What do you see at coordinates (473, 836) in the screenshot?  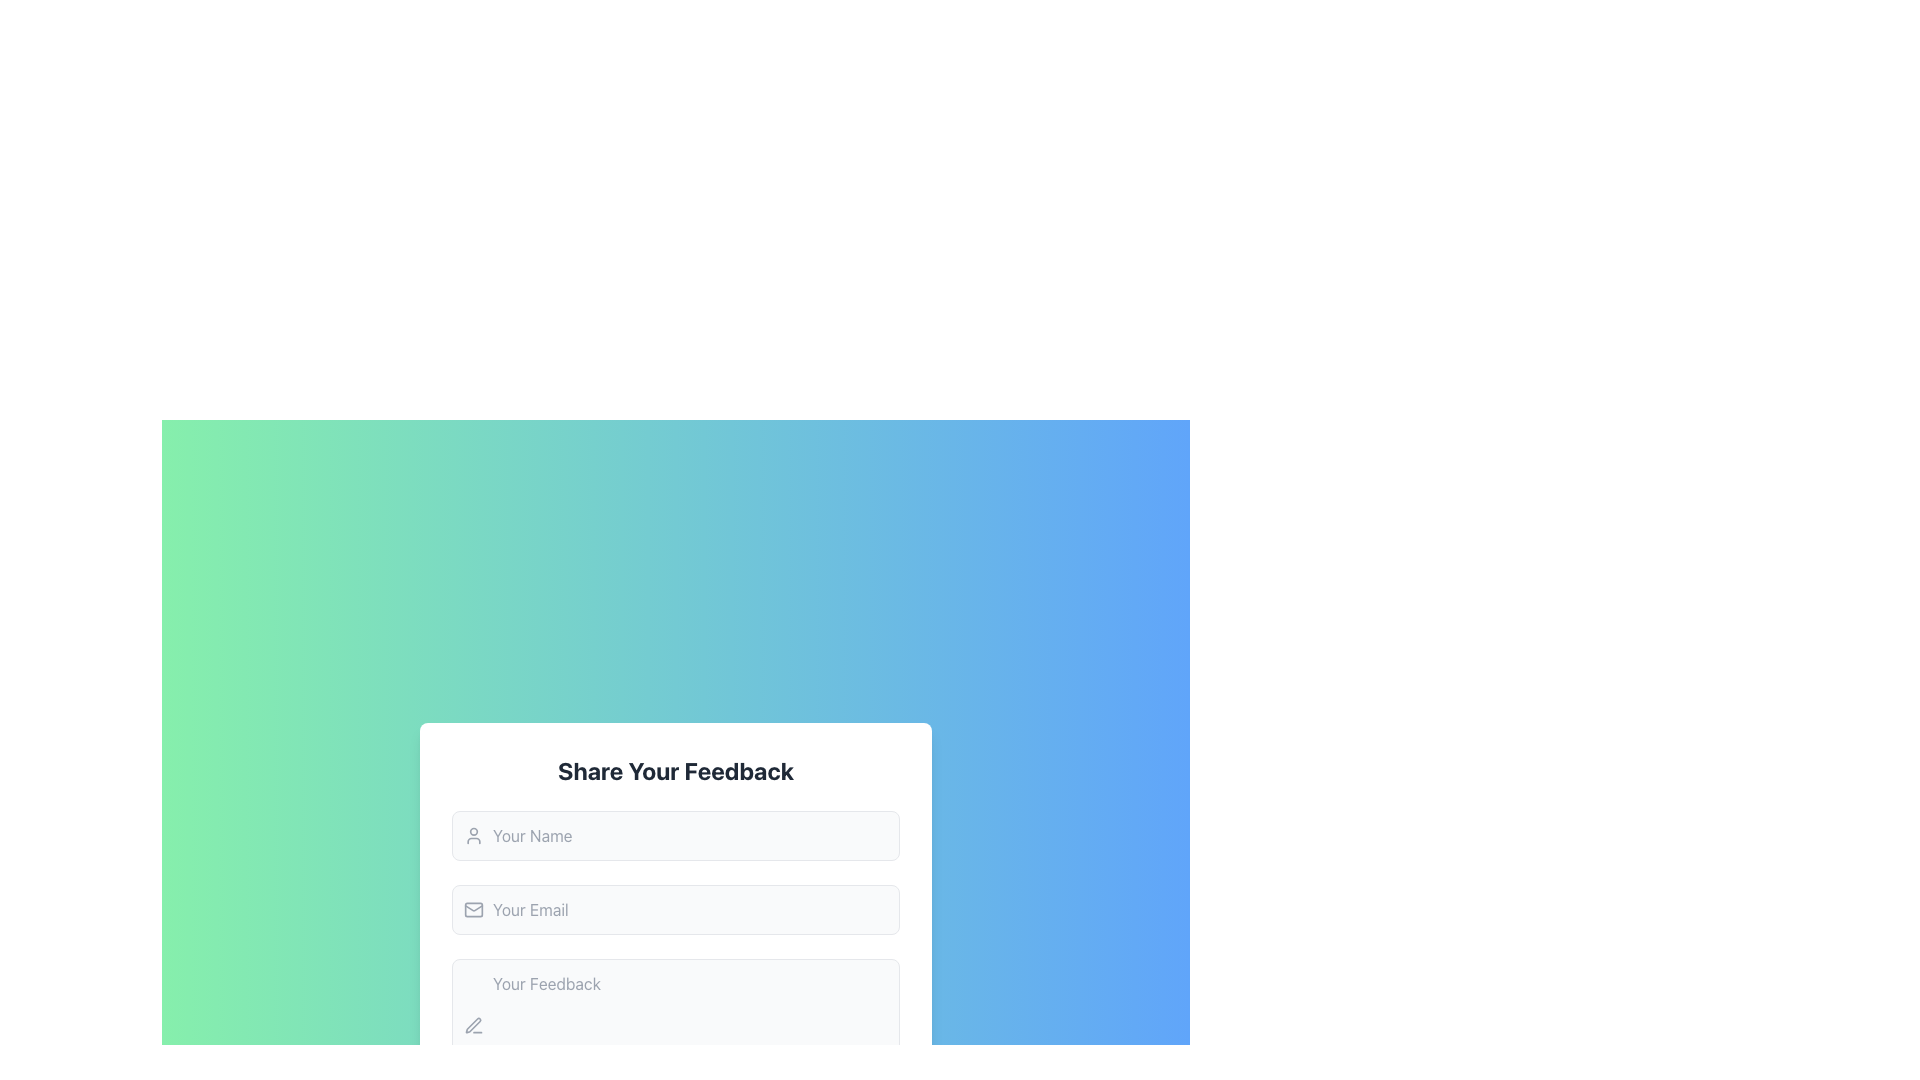 I see `the user identification icon located to the left of the text input field labeled 'Your Name', which visually reinforces the purpose of the input` at bounding box center [473, 836].